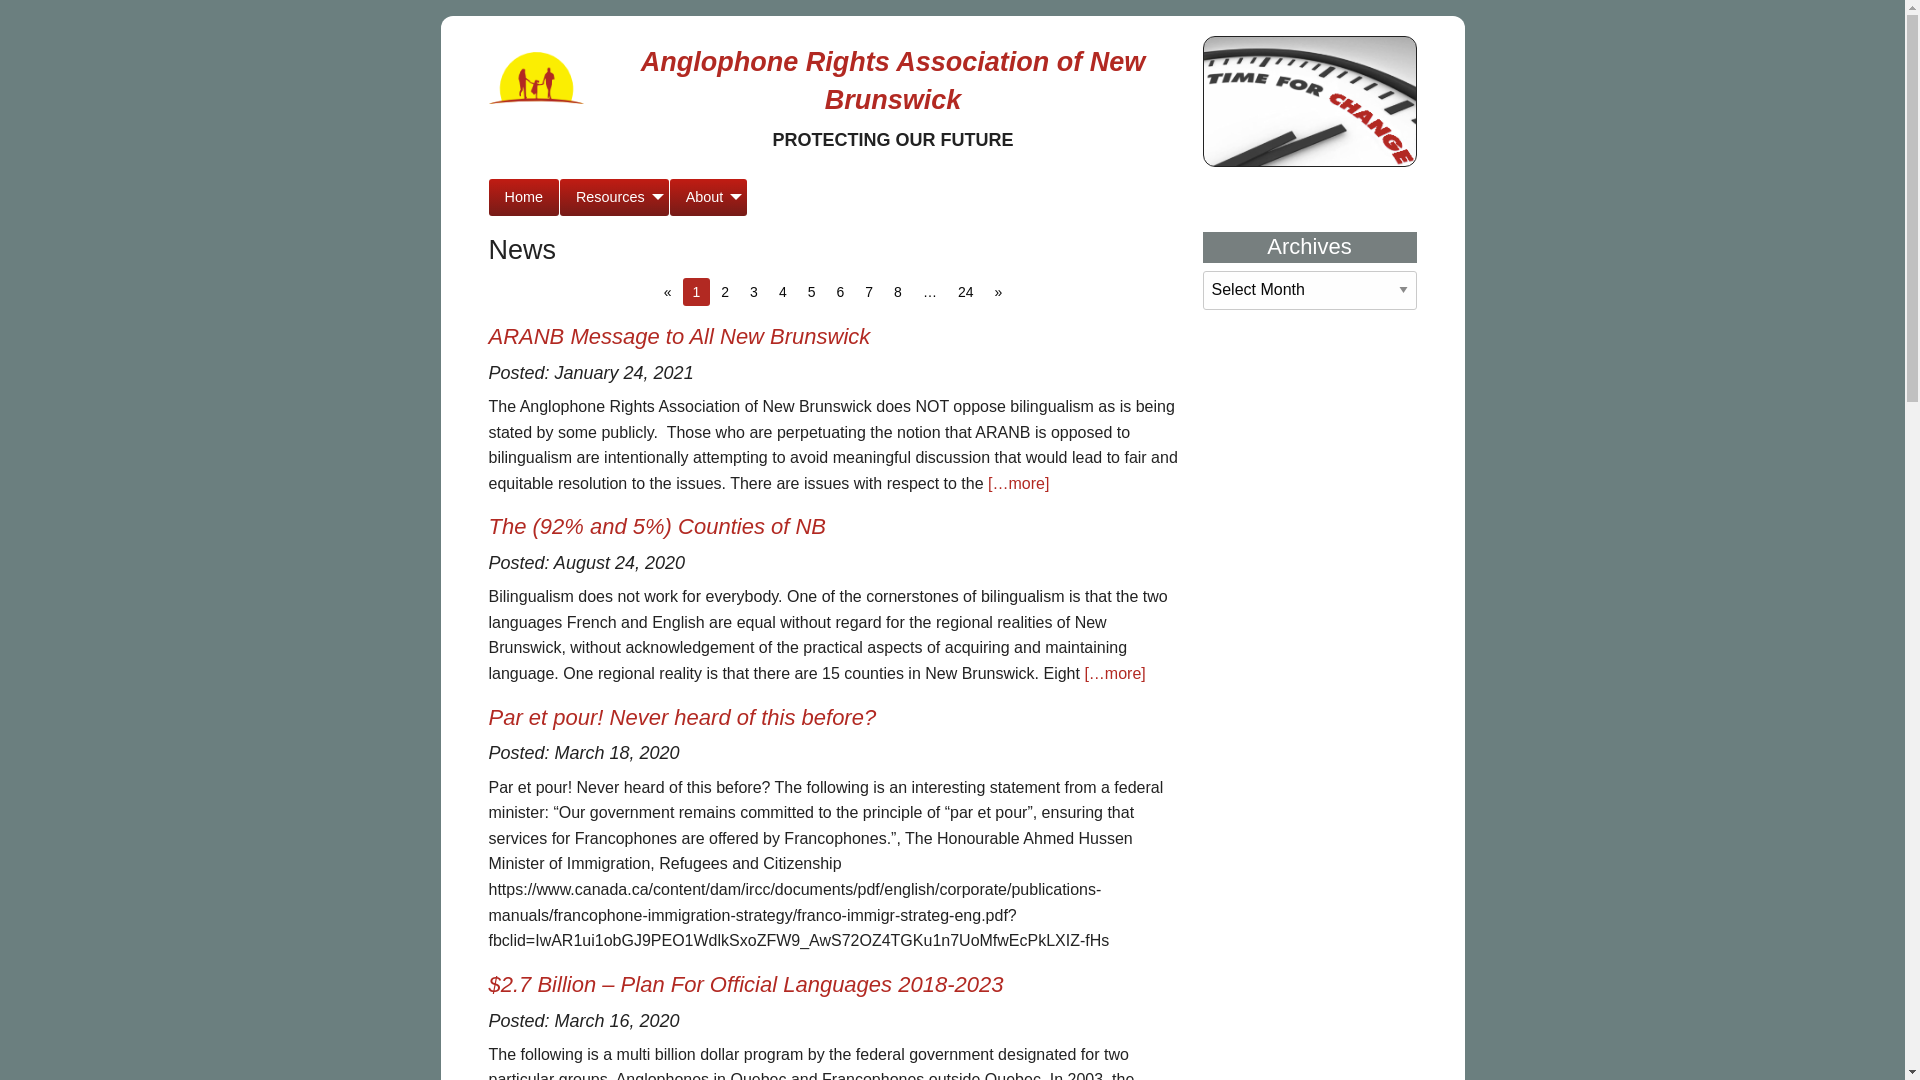 The width and height of the screenshot is (1920, 1080). What do you see at coordinates (767, 292) in the screenshot?
I see `'4'` at bounding box center [767, 292].